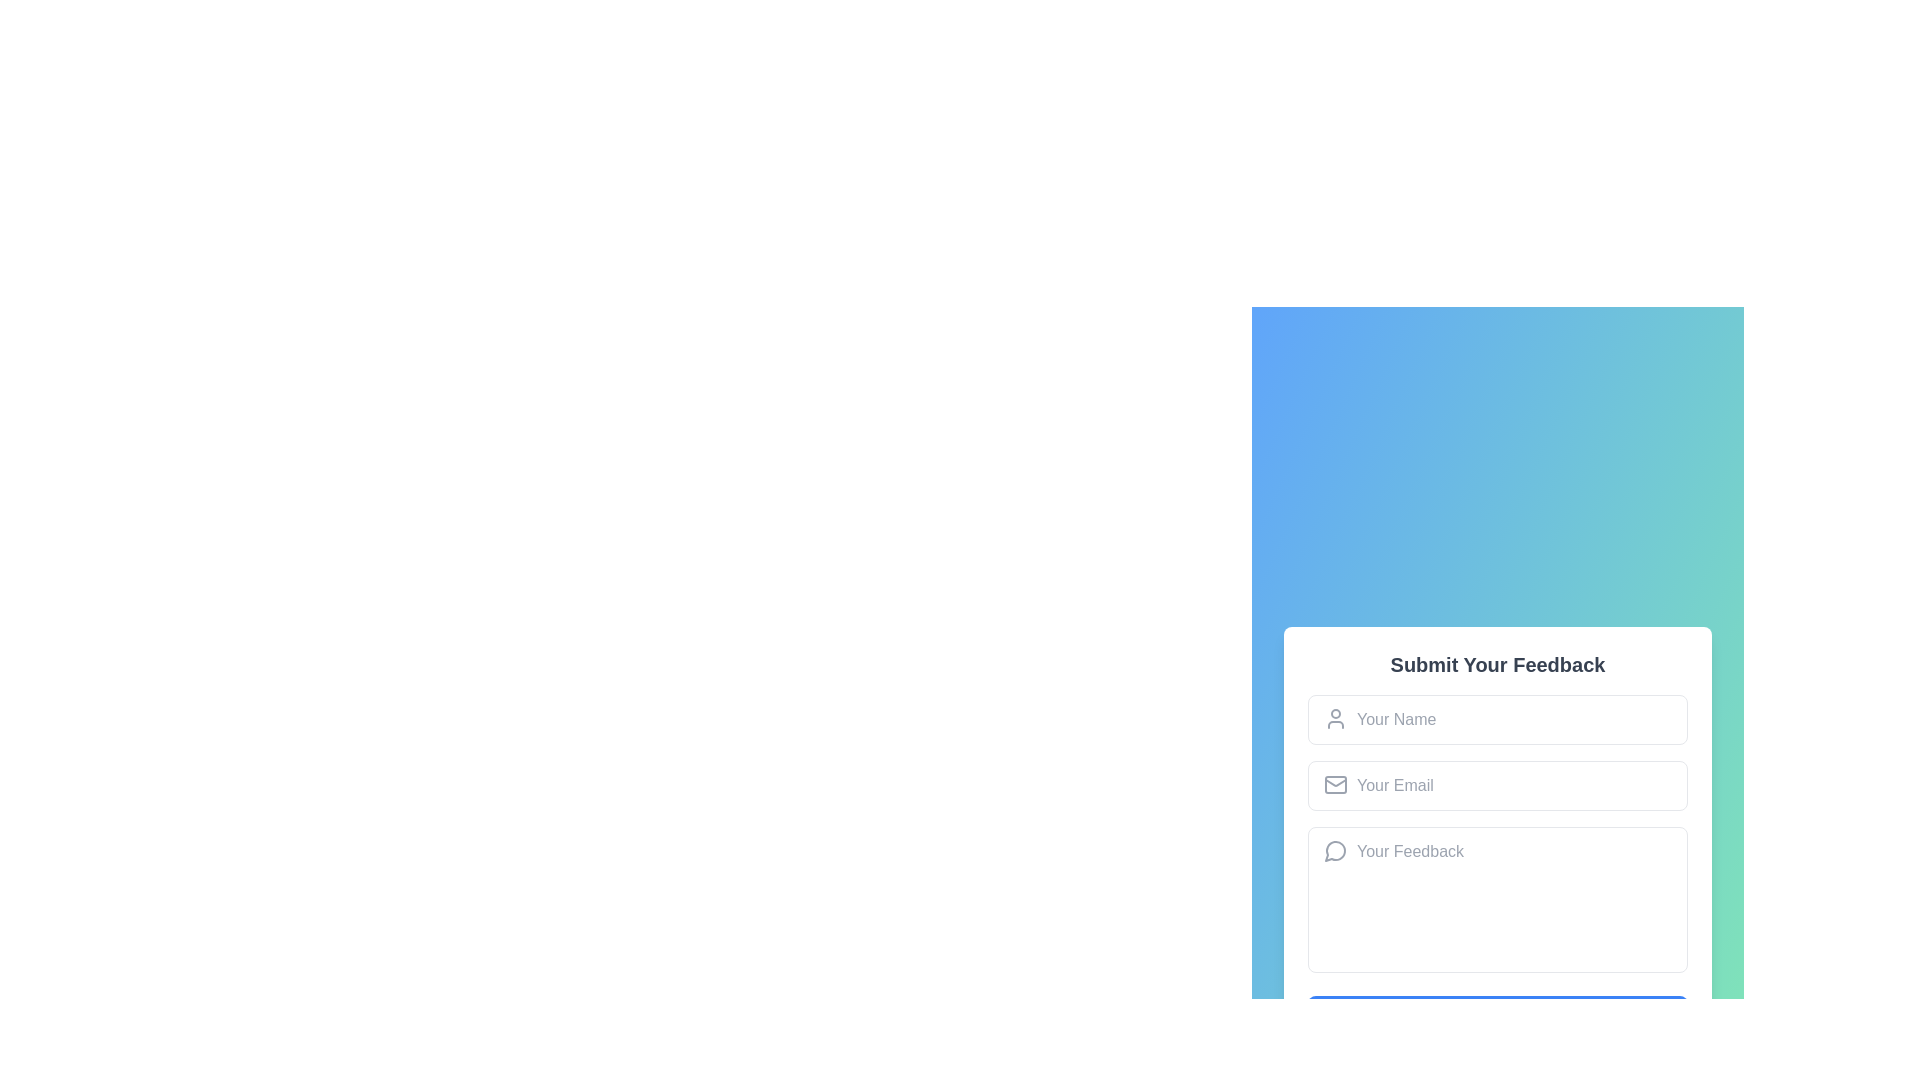 The height and width of the screenshot is (1080, 1920). Describe the element at coordinates (1335, 717) in the screenshot. I see `the decorative icon that visually indicates the purpose of the adjacent text input field for entering the user's name, located on the left side of the input field` at that location.